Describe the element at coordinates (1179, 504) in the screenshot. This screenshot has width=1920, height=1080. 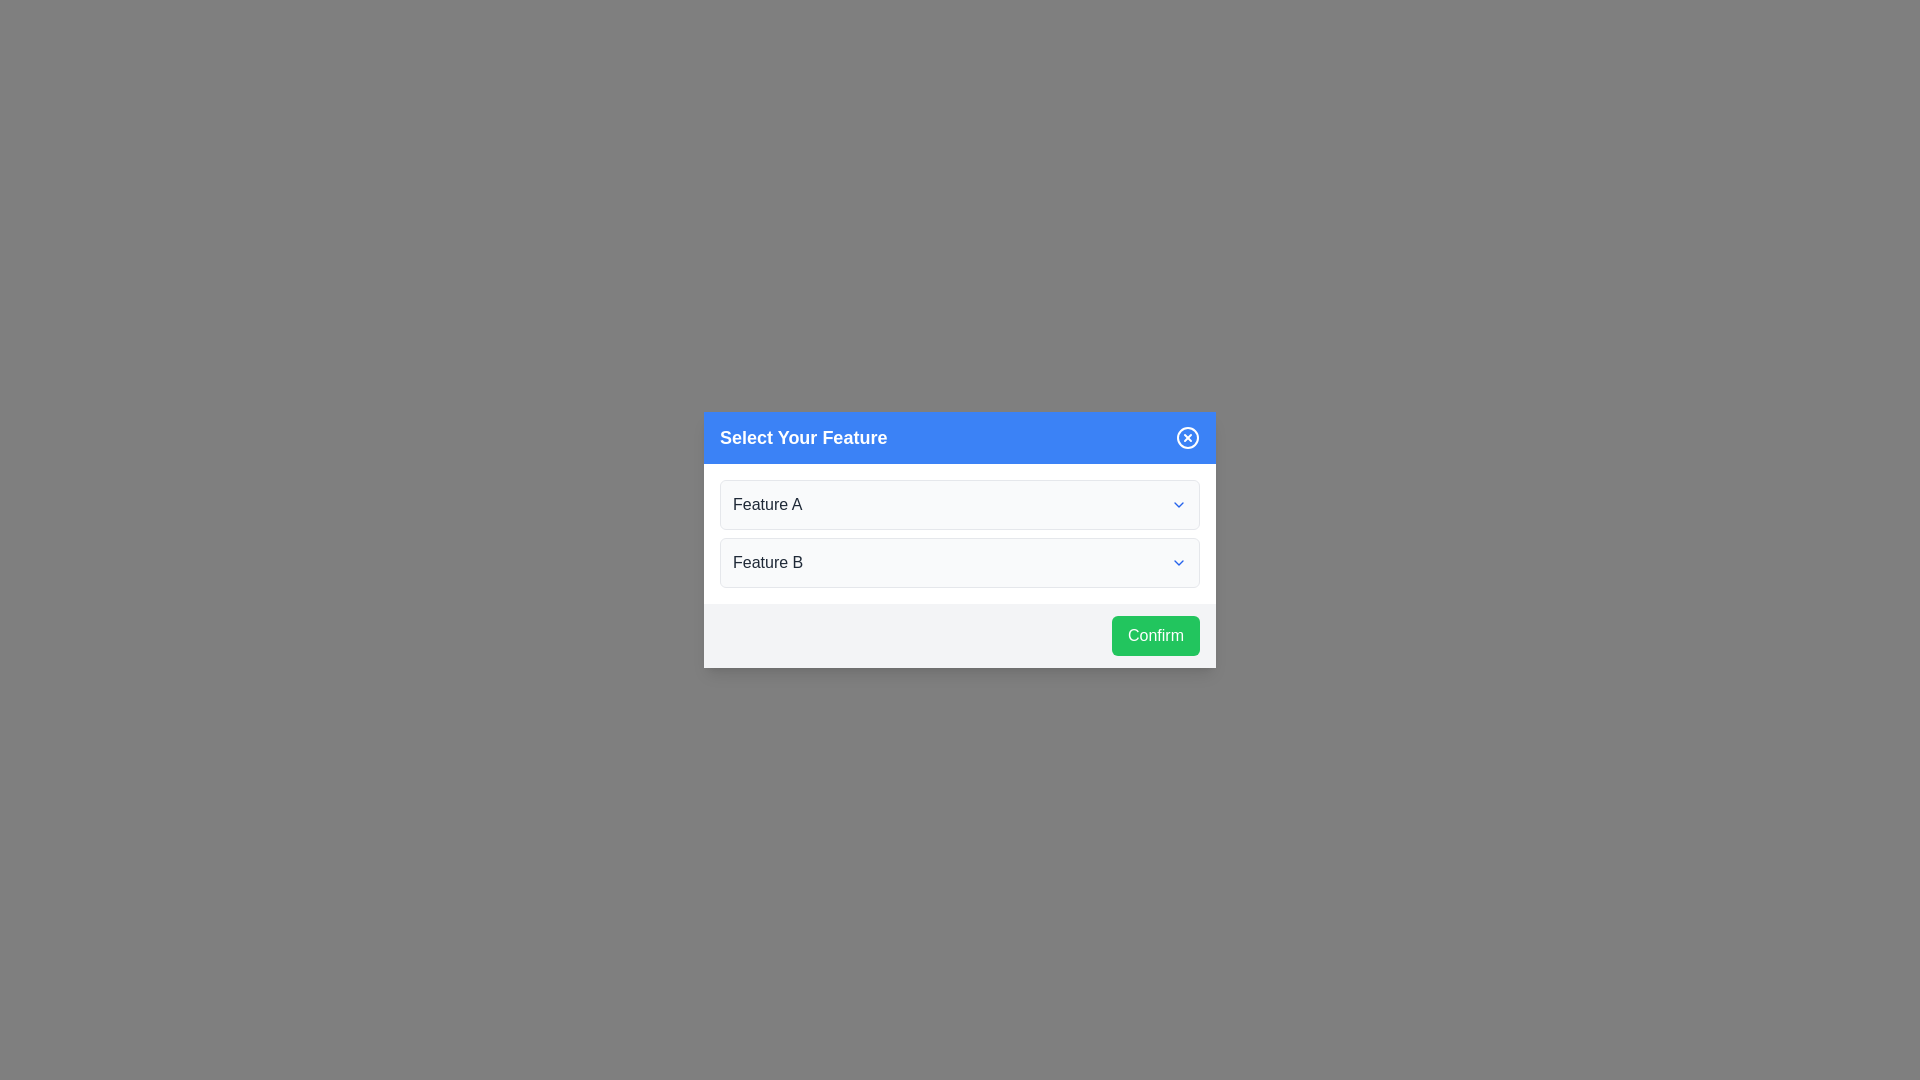
I see `the chevron-down icon to the right of 'Feature A'` at that location.